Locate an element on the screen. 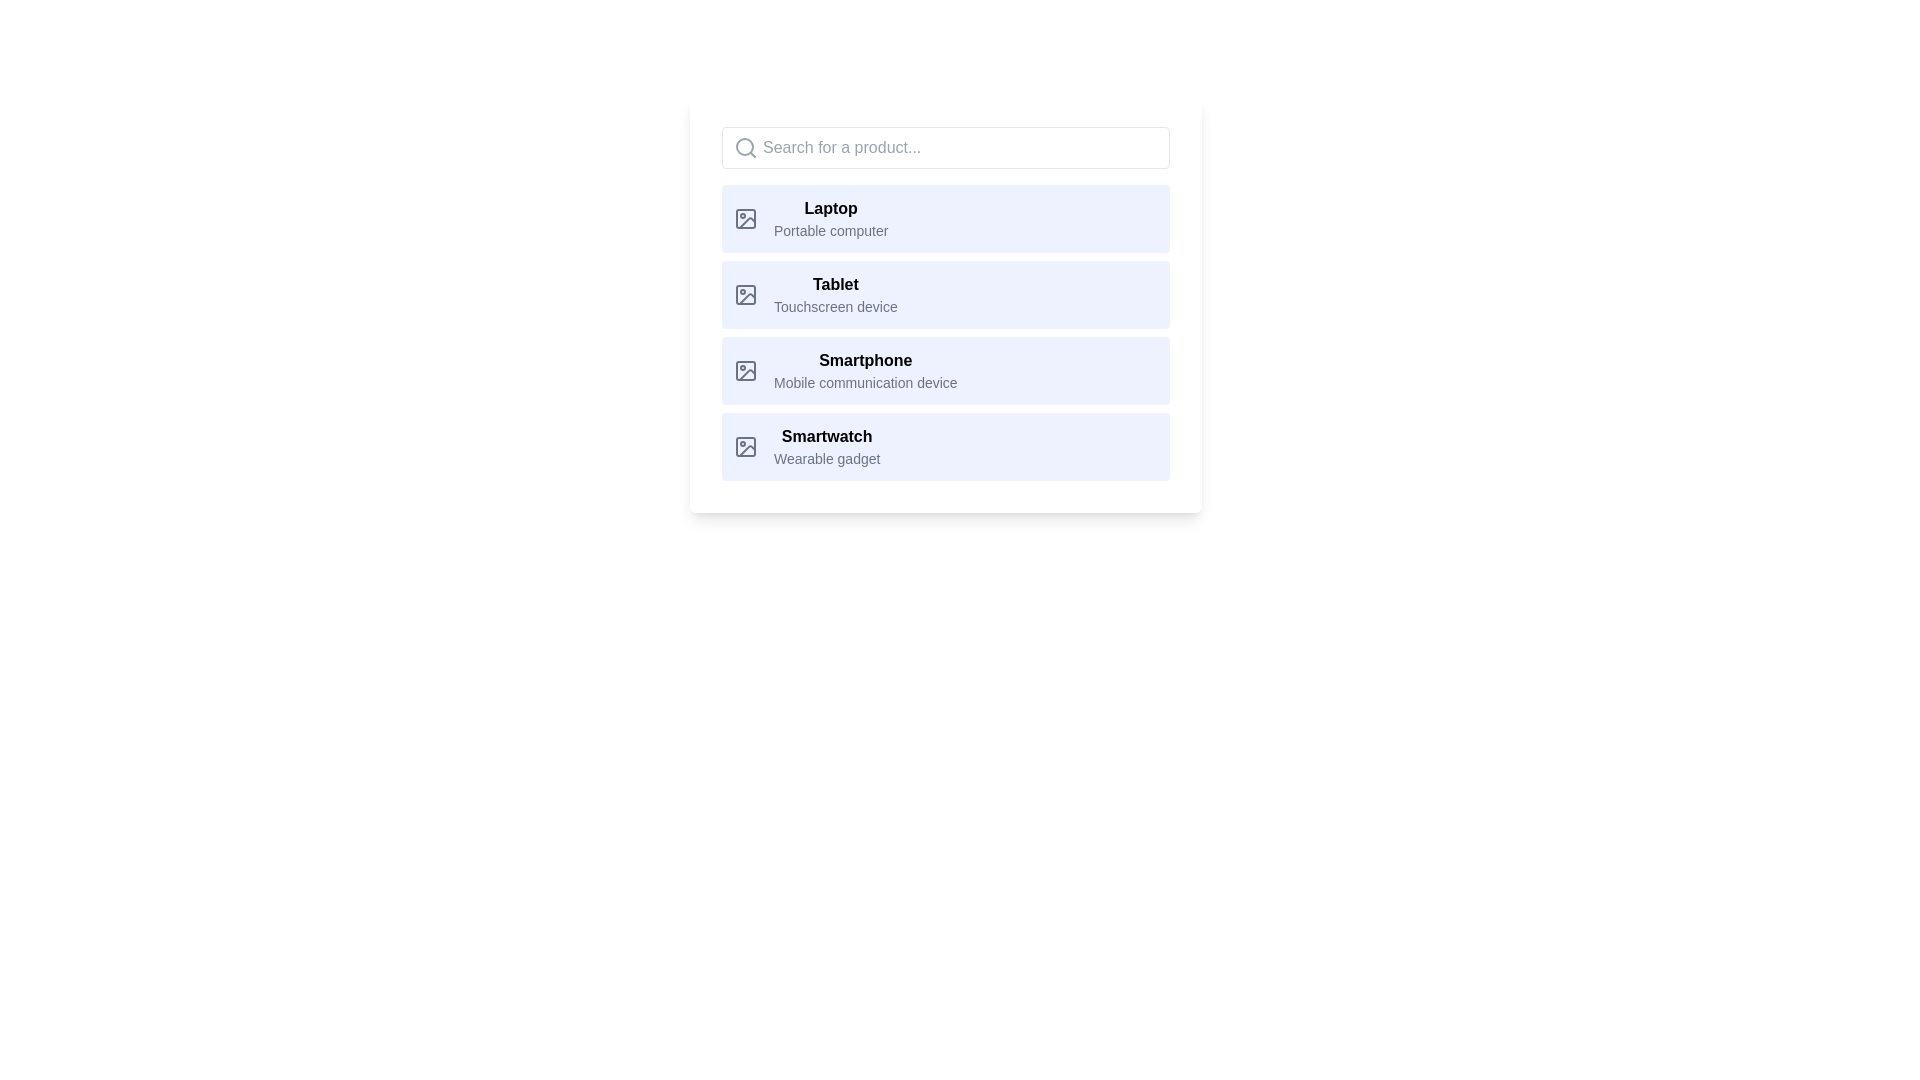 The width and height of the screenshot is (1920, 1080). the selectable list item labeled 'Smartwatch' with a light blue background is located at coordinates (944, 446).